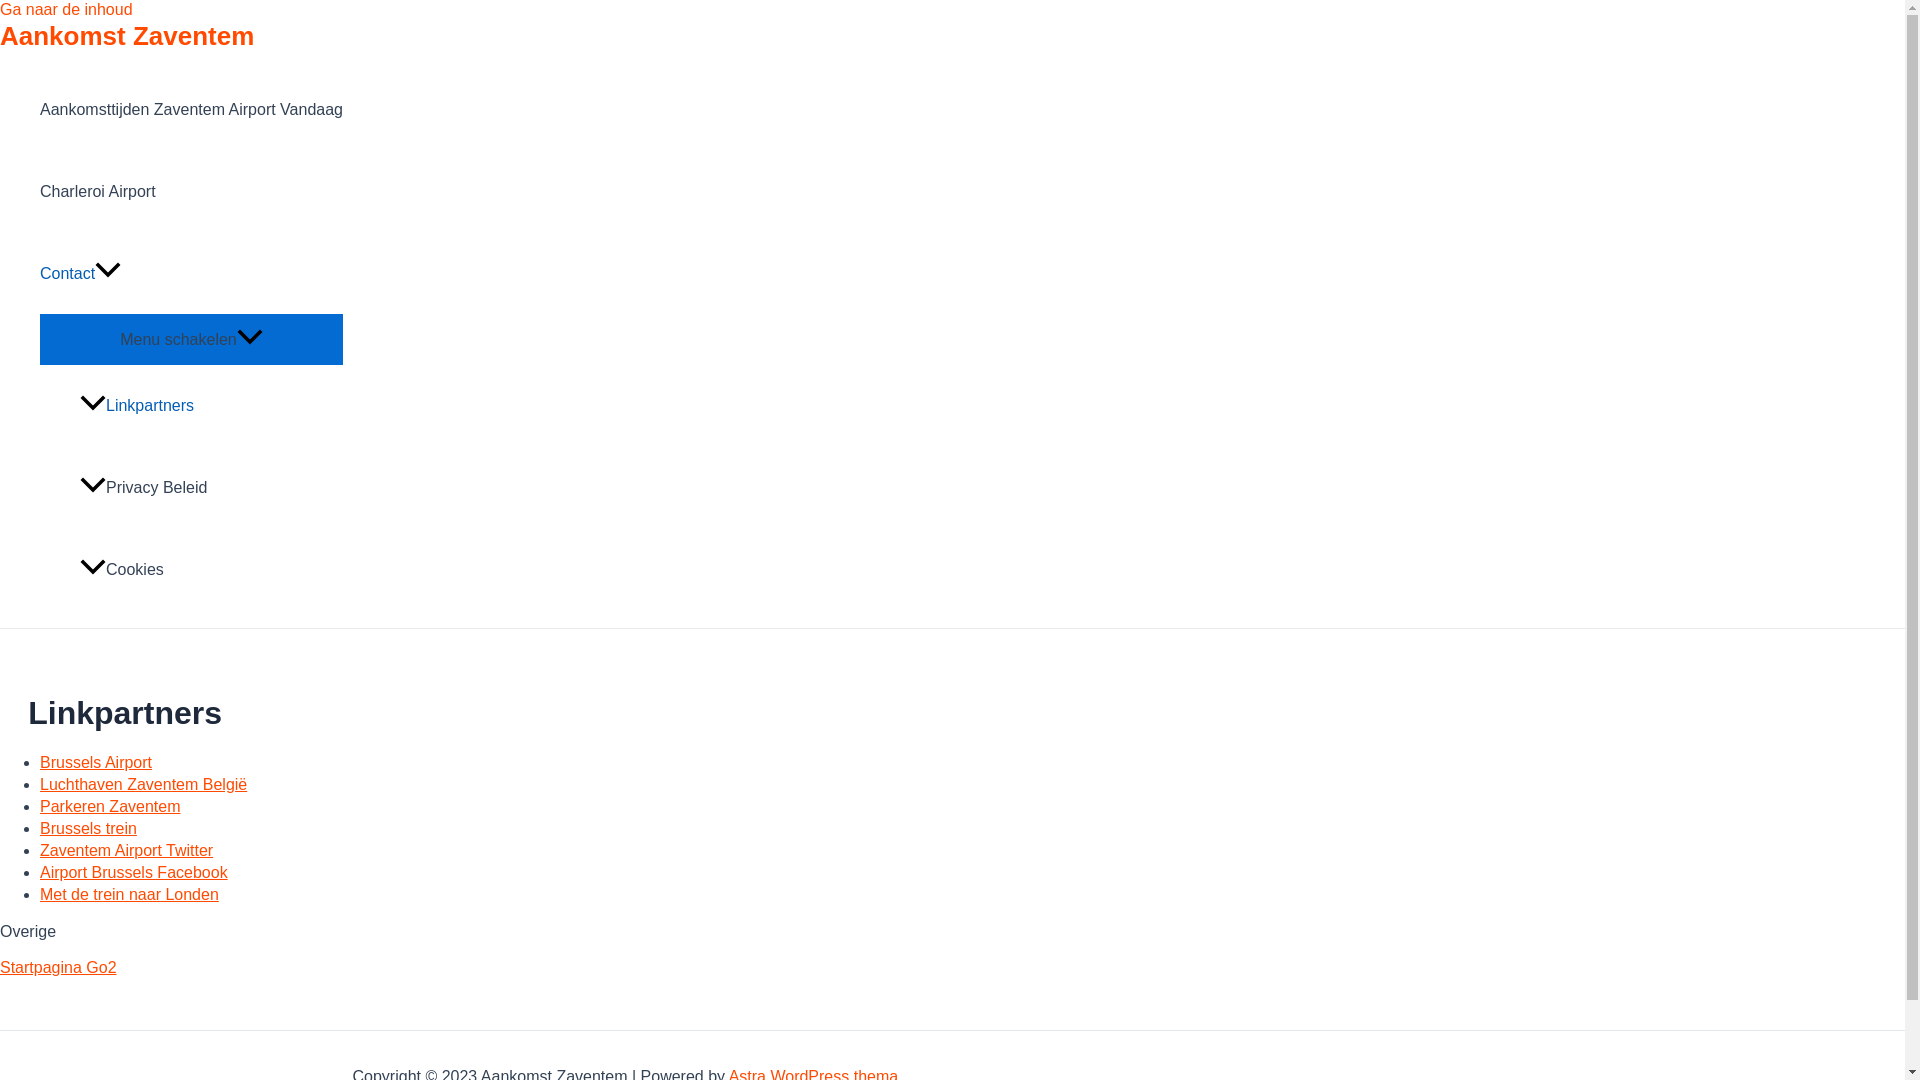 Image resolution: width=1920 pixels, height=1080 pixels. What do you see at coordinates (109, 805) in the screenshot?
I see `'Parkeren Zaventem'` at bounding box center [109, 805].